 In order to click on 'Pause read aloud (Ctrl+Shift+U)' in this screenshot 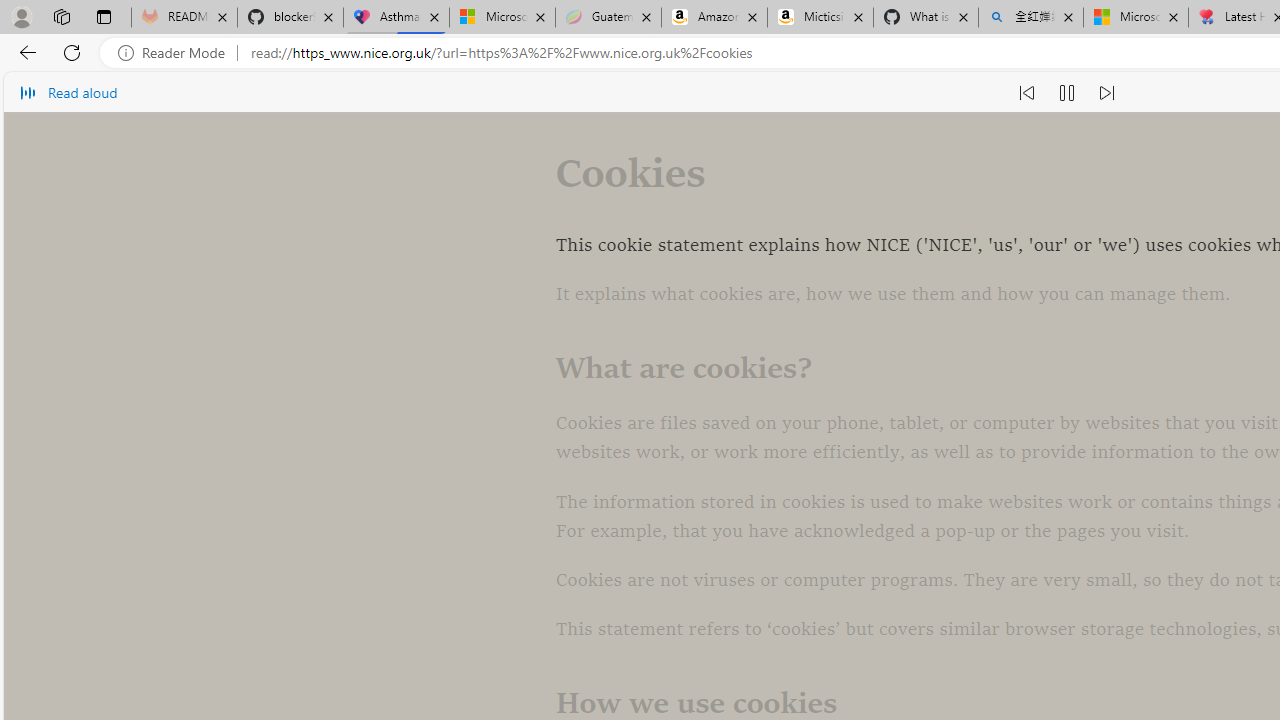, I will do `click(1065, 92)`.